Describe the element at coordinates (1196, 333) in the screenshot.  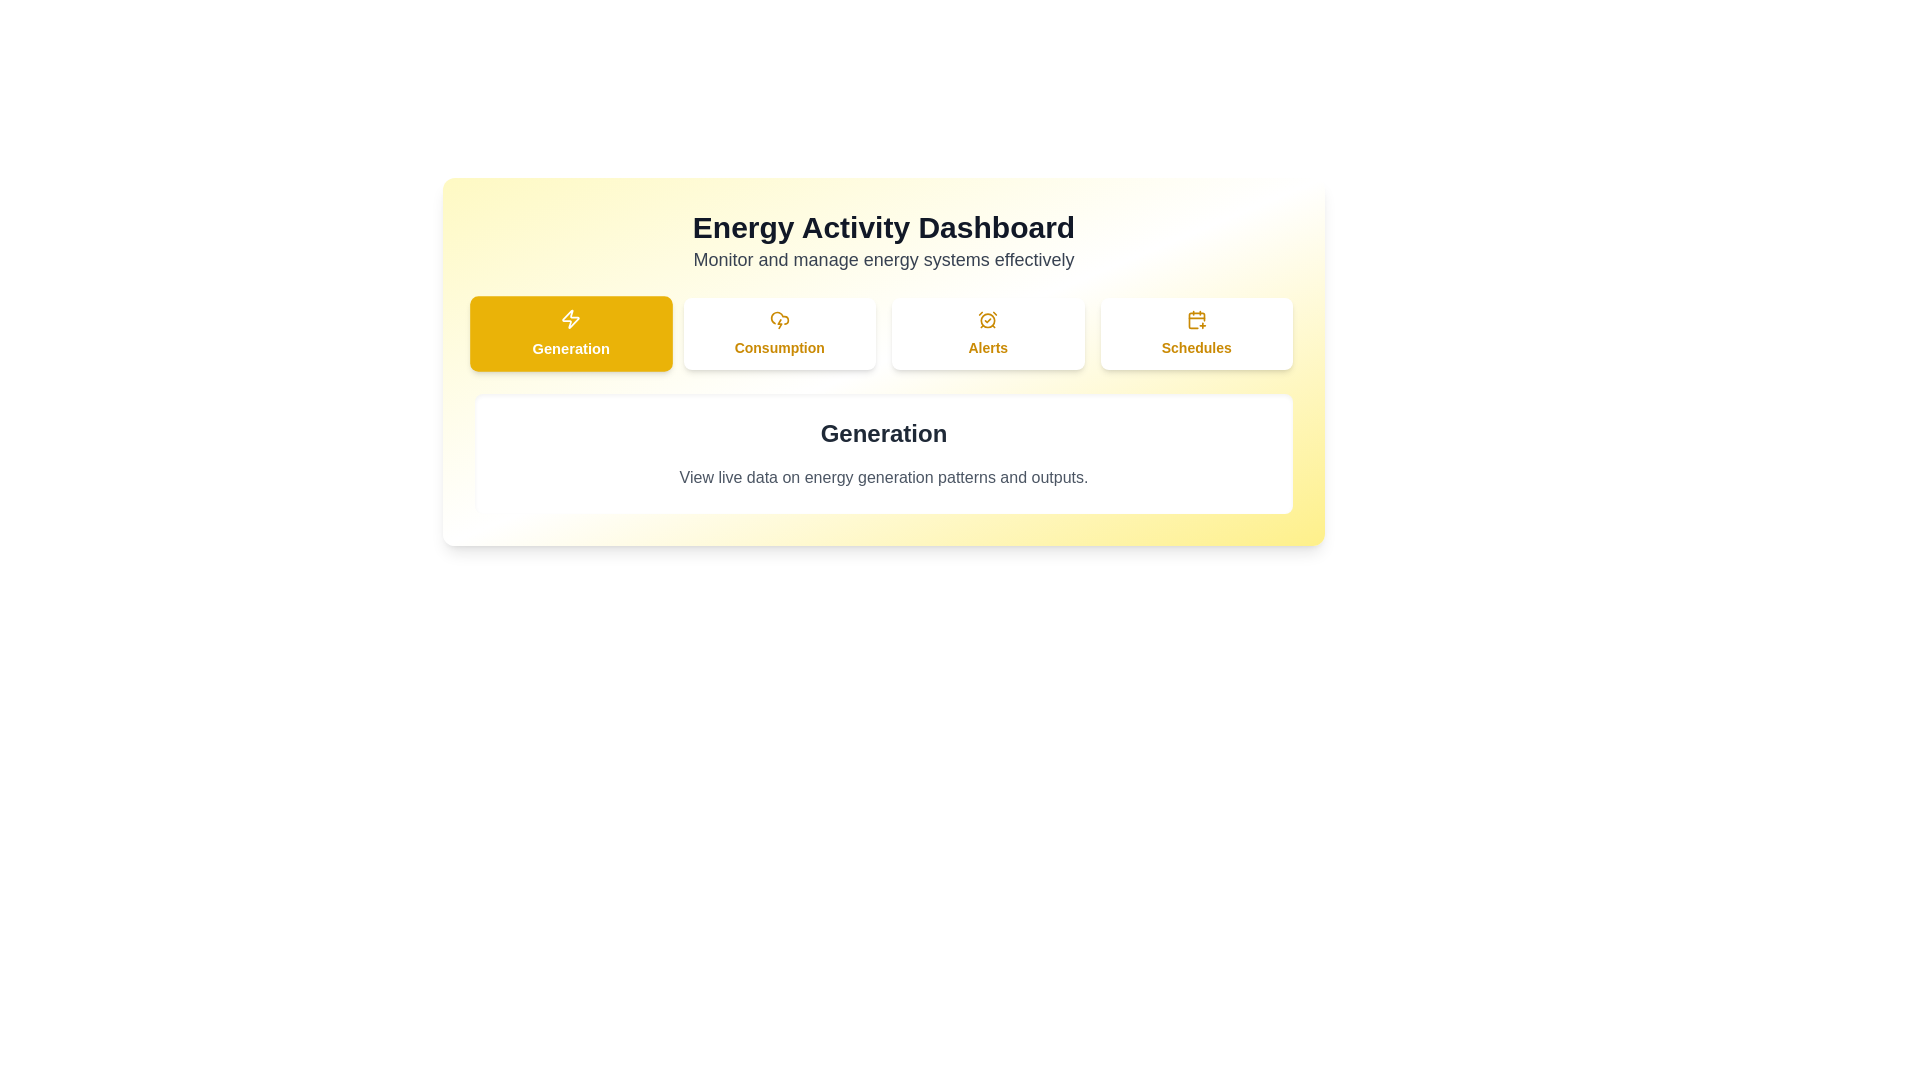
I see `the Schedules tab to view its content` at that location.